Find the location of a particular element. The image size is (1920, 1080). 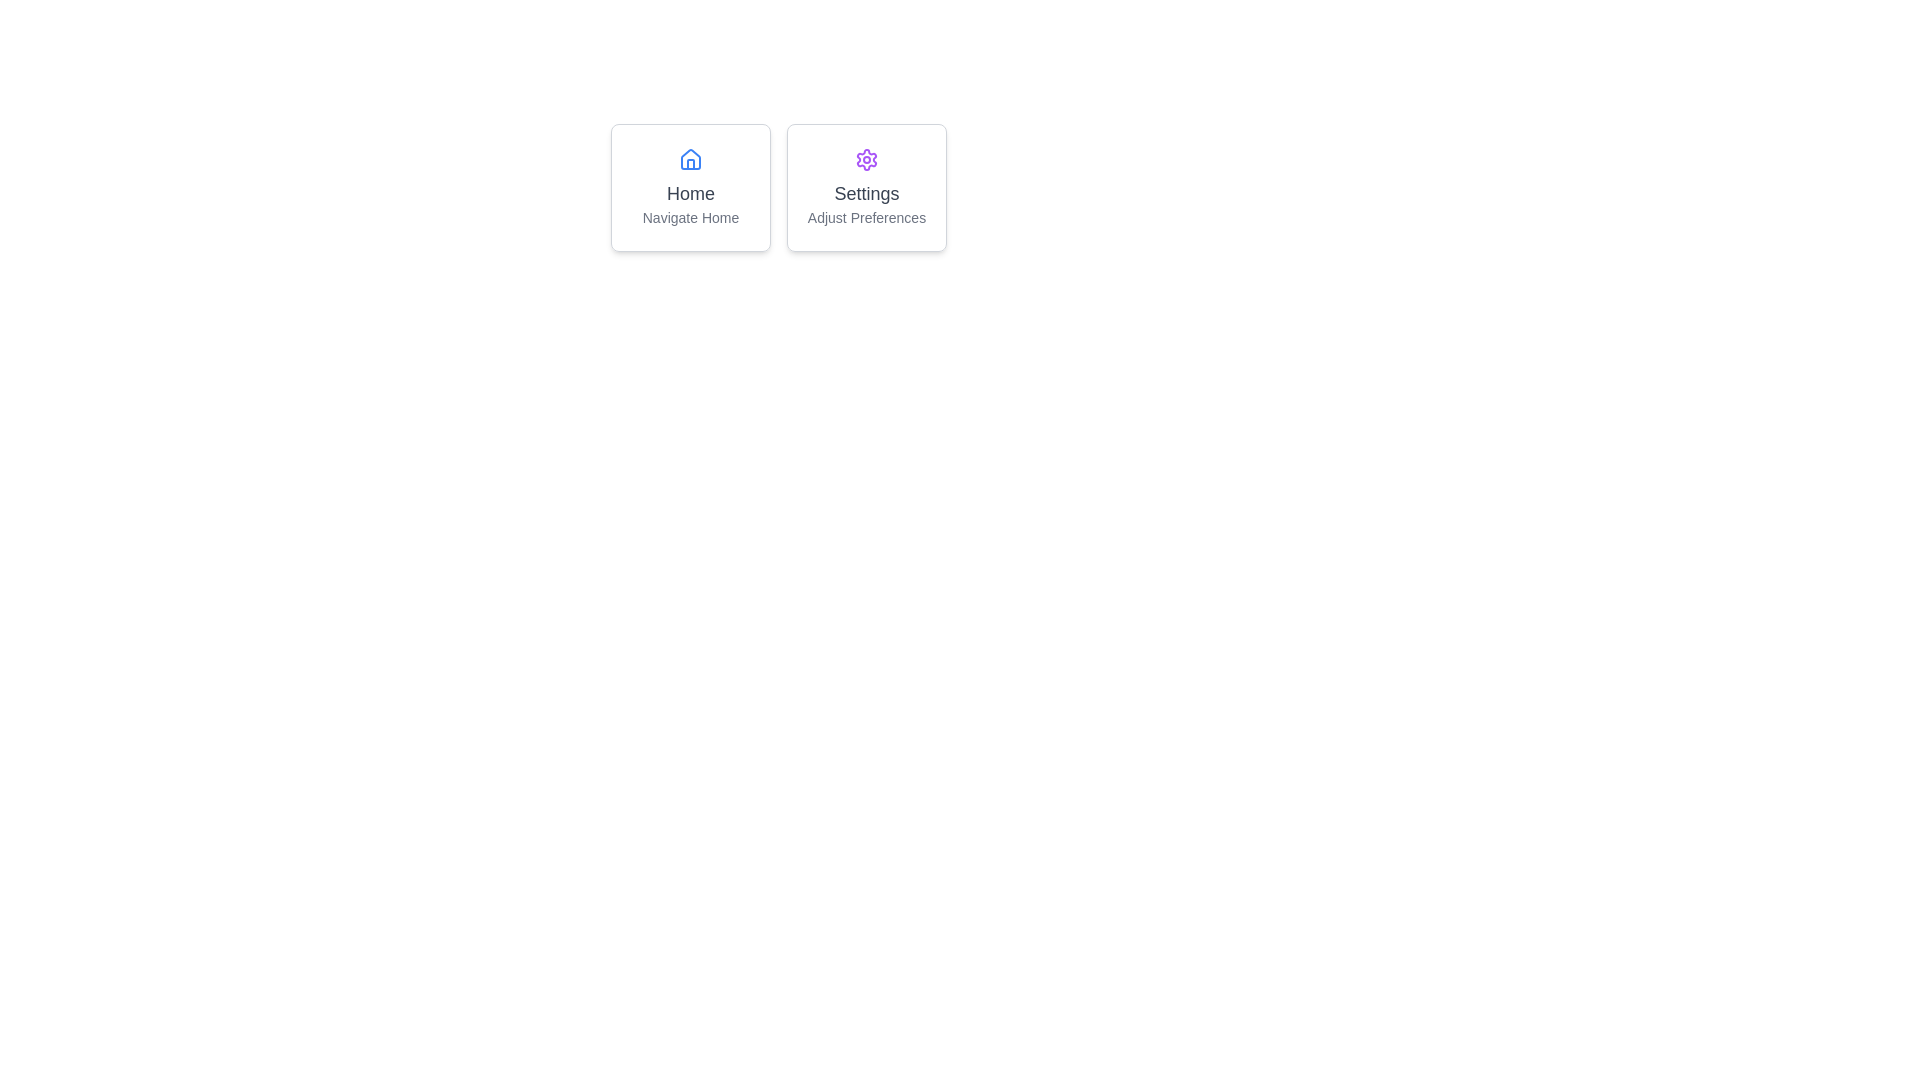

the purple gear icon within the 'Settings Adjust Preferences' card, located above the 'Settings' text is located at coordinates (867, 158).